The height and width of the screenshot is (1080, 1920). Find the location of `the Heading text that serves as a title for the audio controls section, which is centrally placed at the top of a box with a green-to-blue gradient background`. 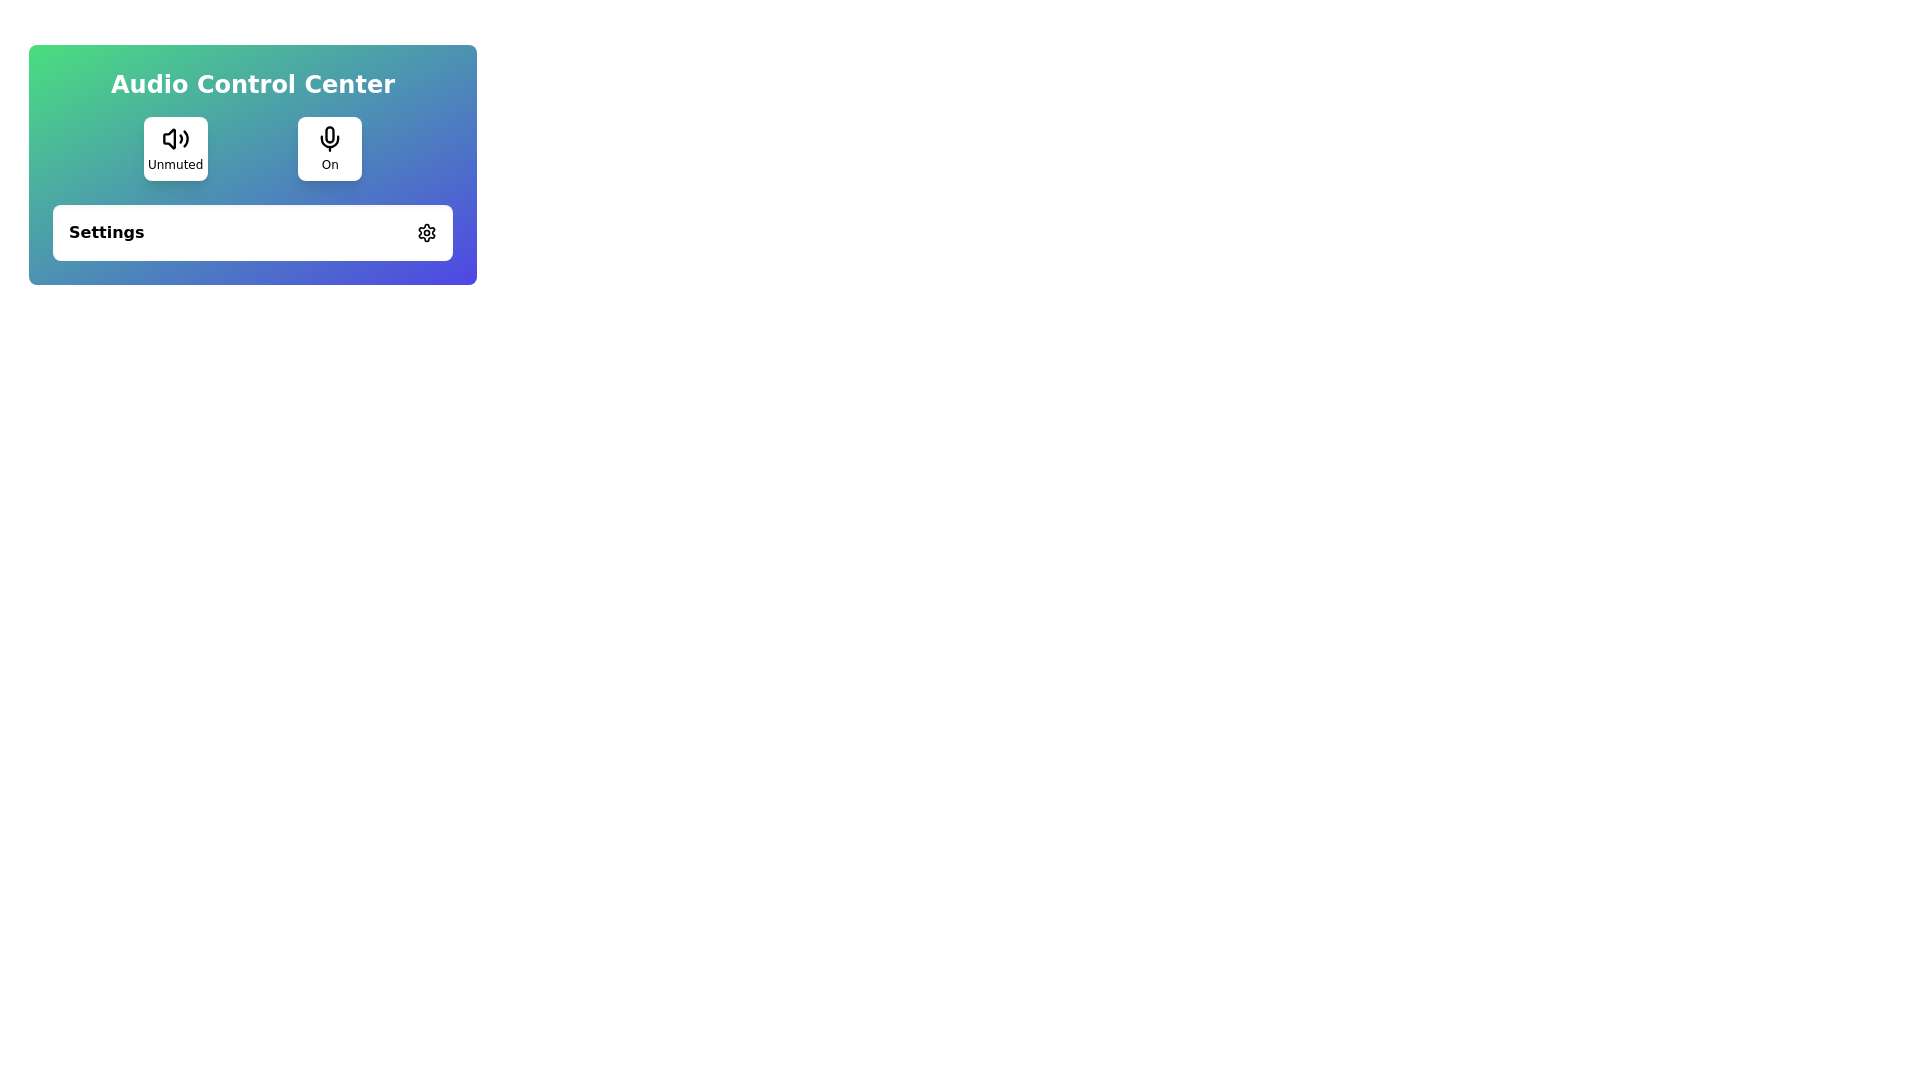

the Heading text that serves as a title for the audio controls section, which is centrally placed at the top of a box with a green-to-blue gradient background is located at coordinates (252, 83).